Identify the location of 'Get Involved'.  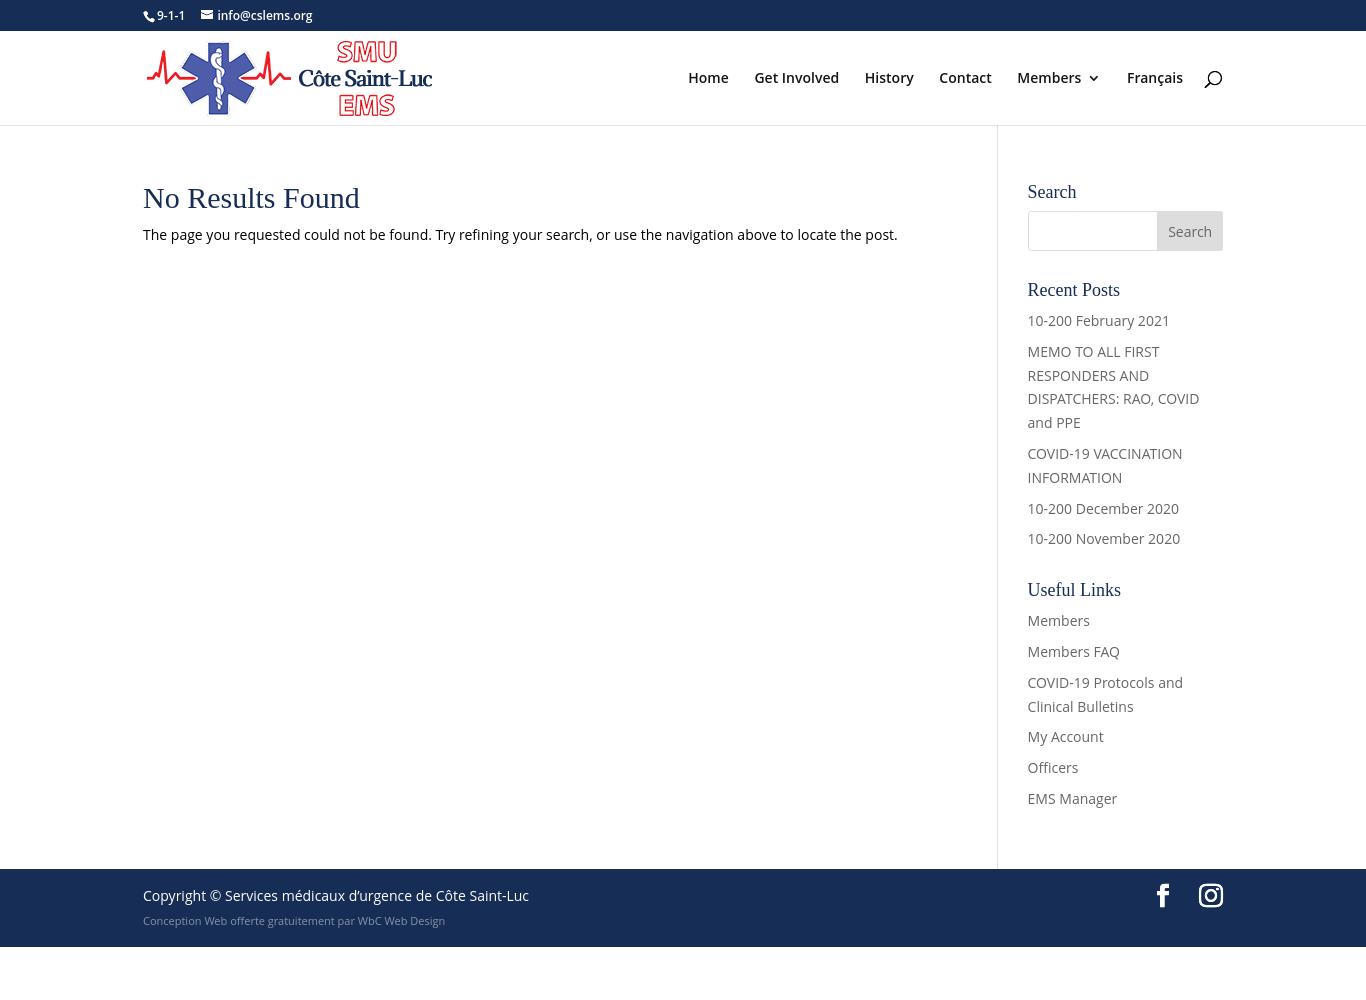
(796, 76).